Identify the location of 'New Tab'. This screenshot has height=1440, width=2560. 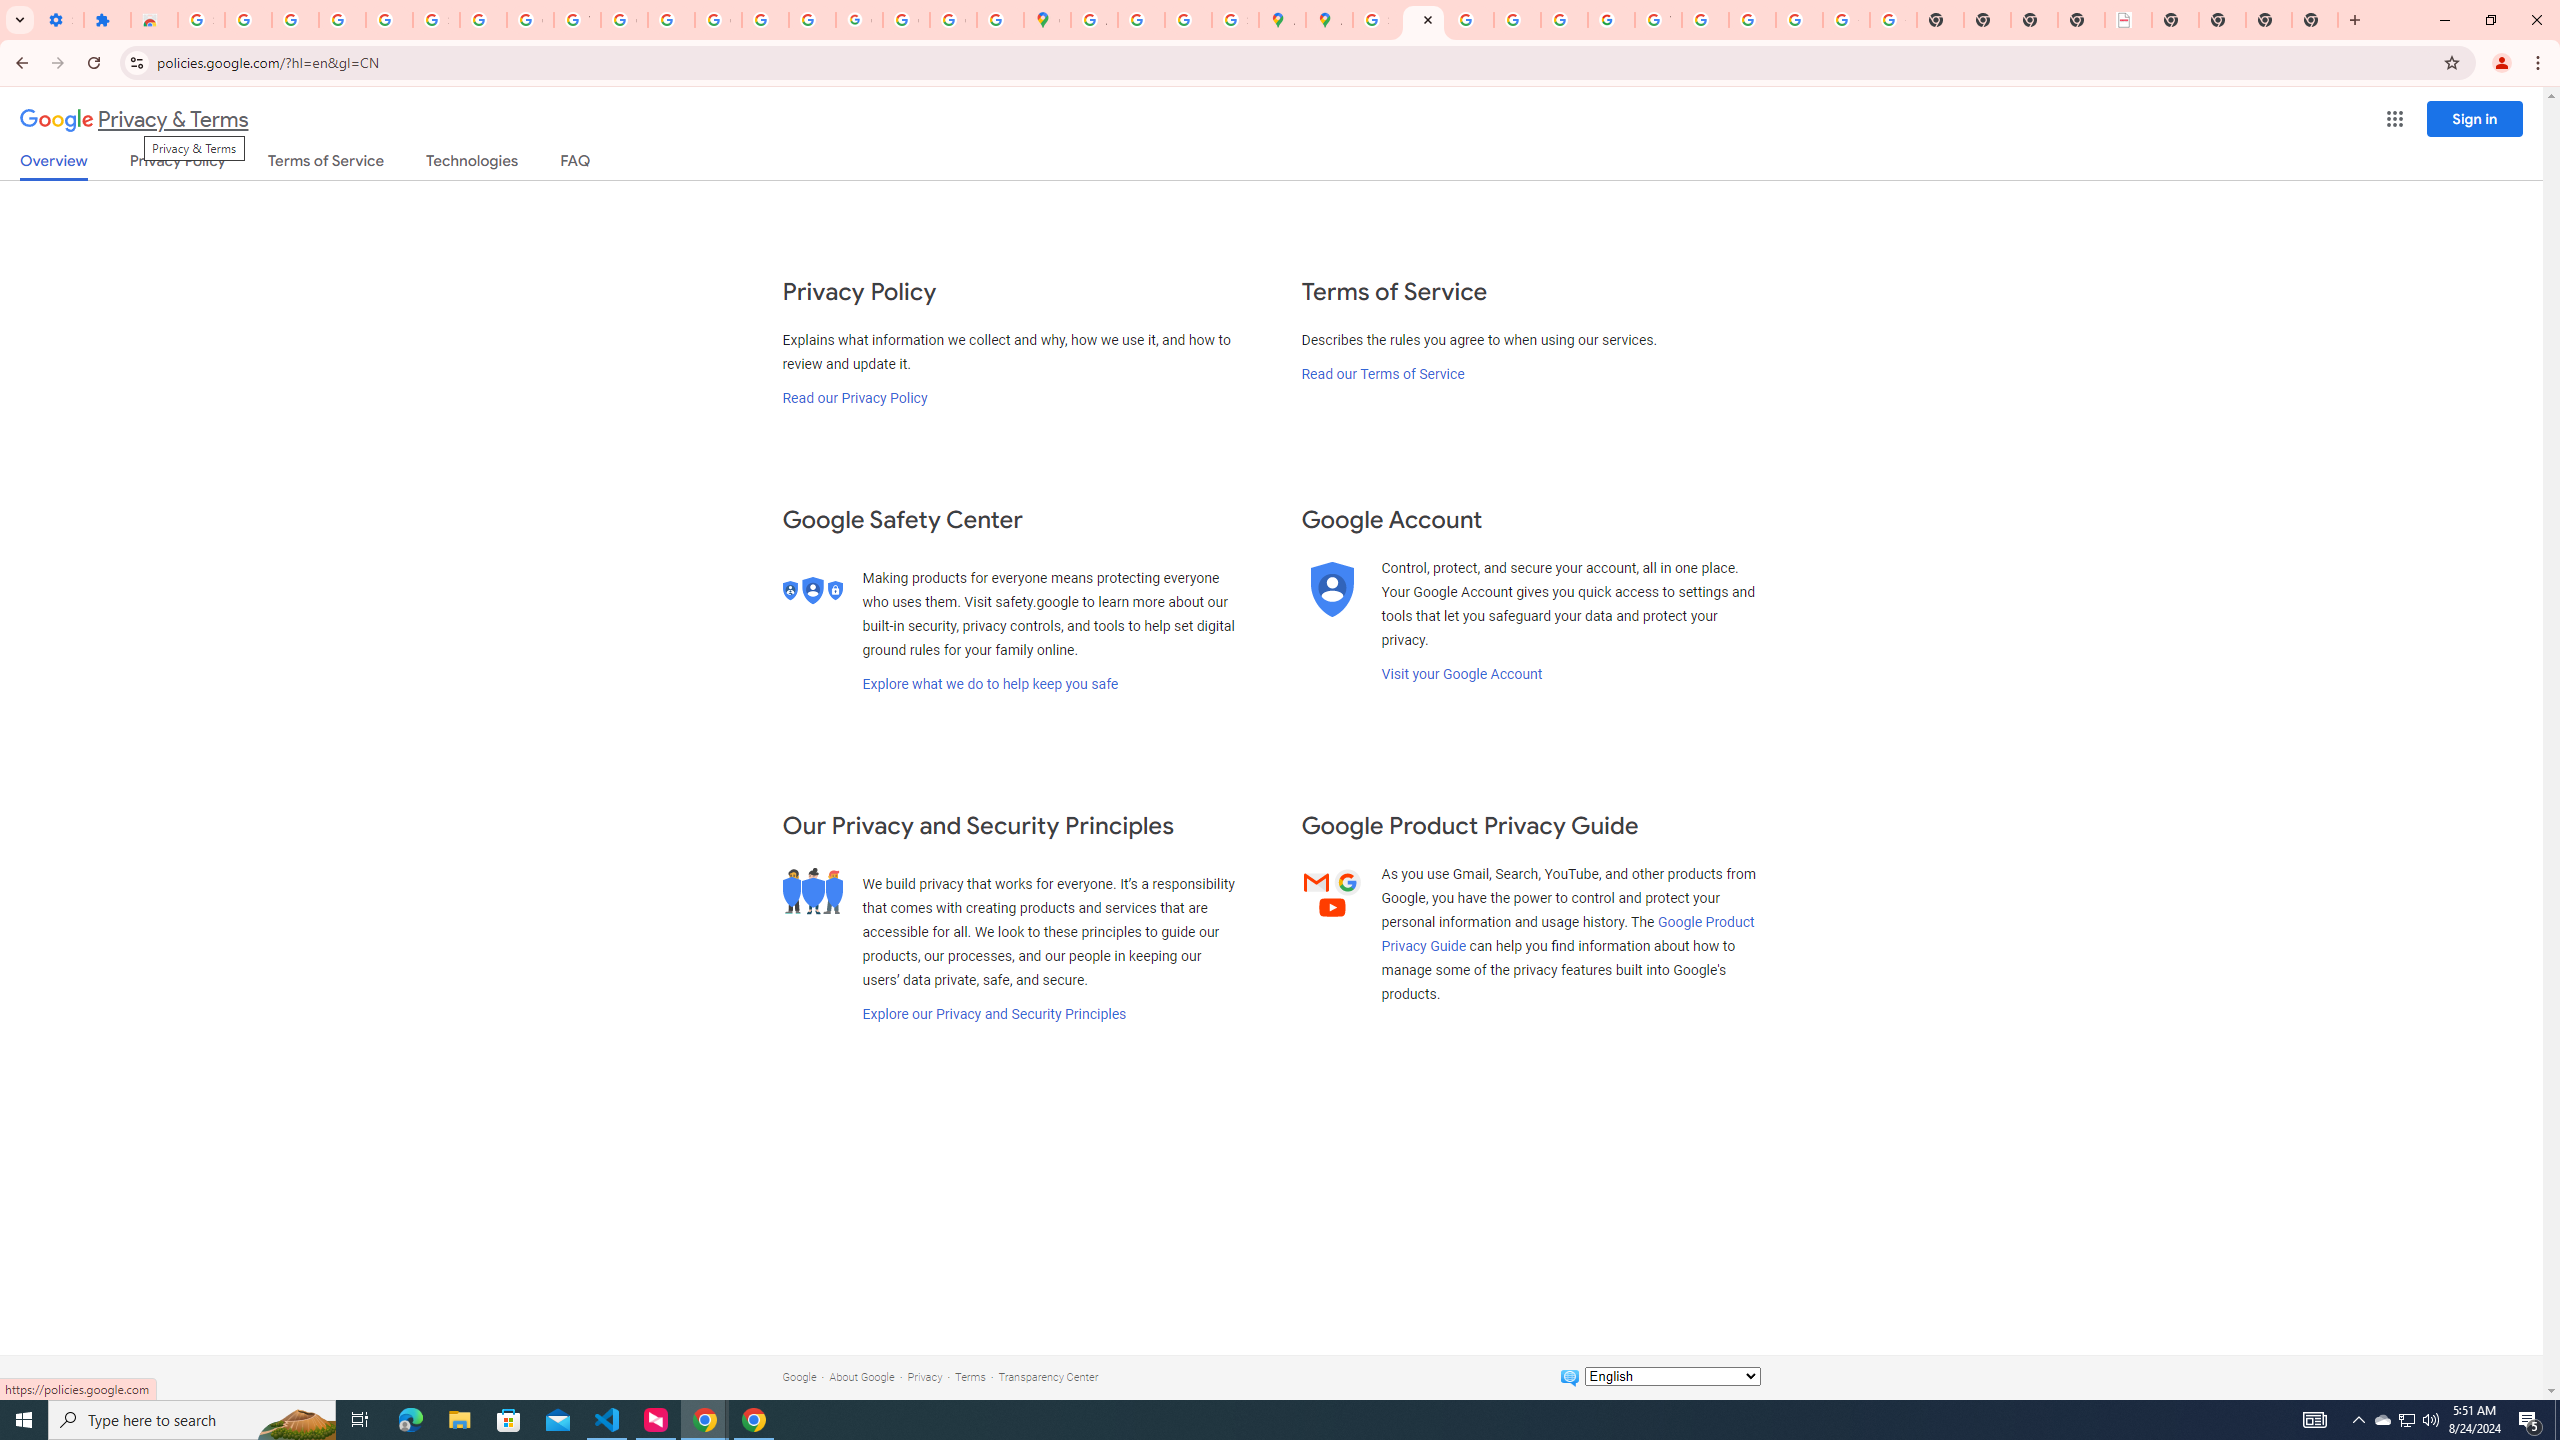
(2315, 19).